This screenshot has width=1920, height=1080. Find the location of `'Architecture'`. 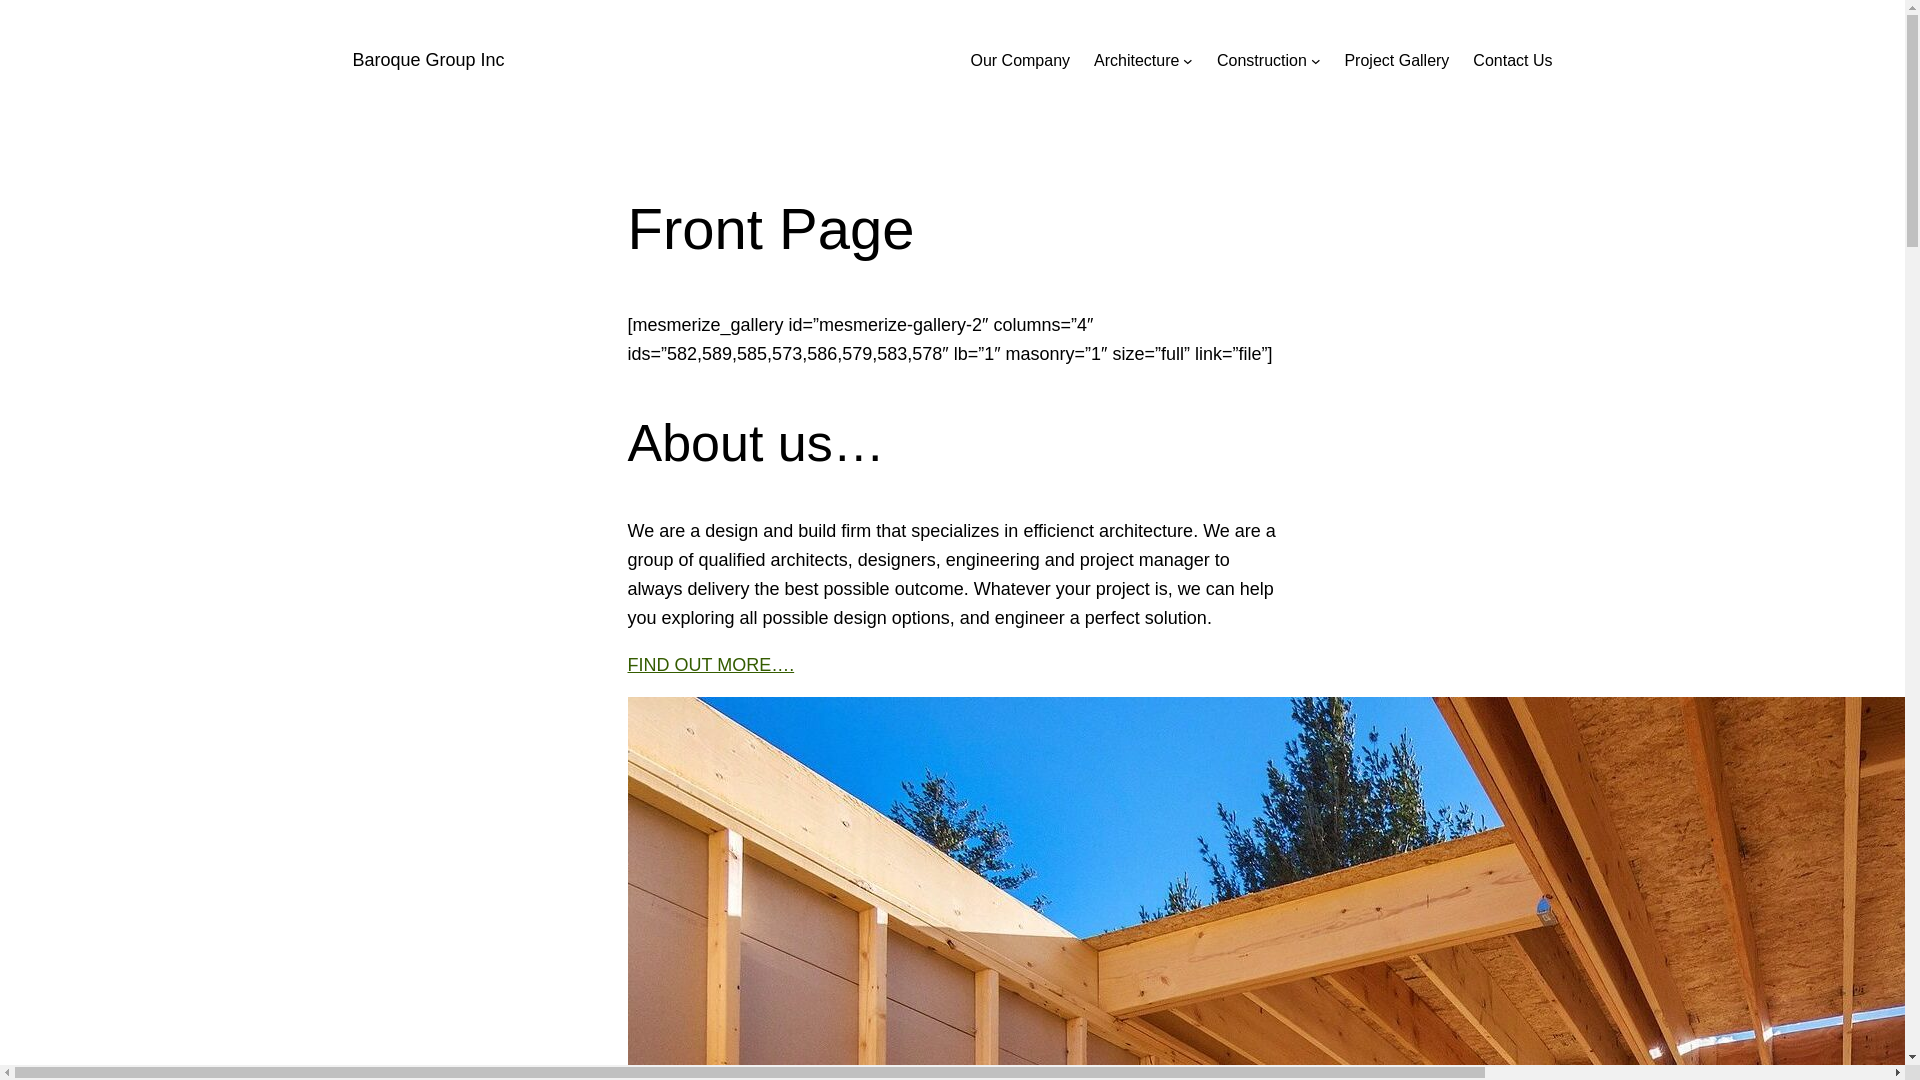

'Architecture' is located at coordinates (1136, 60).